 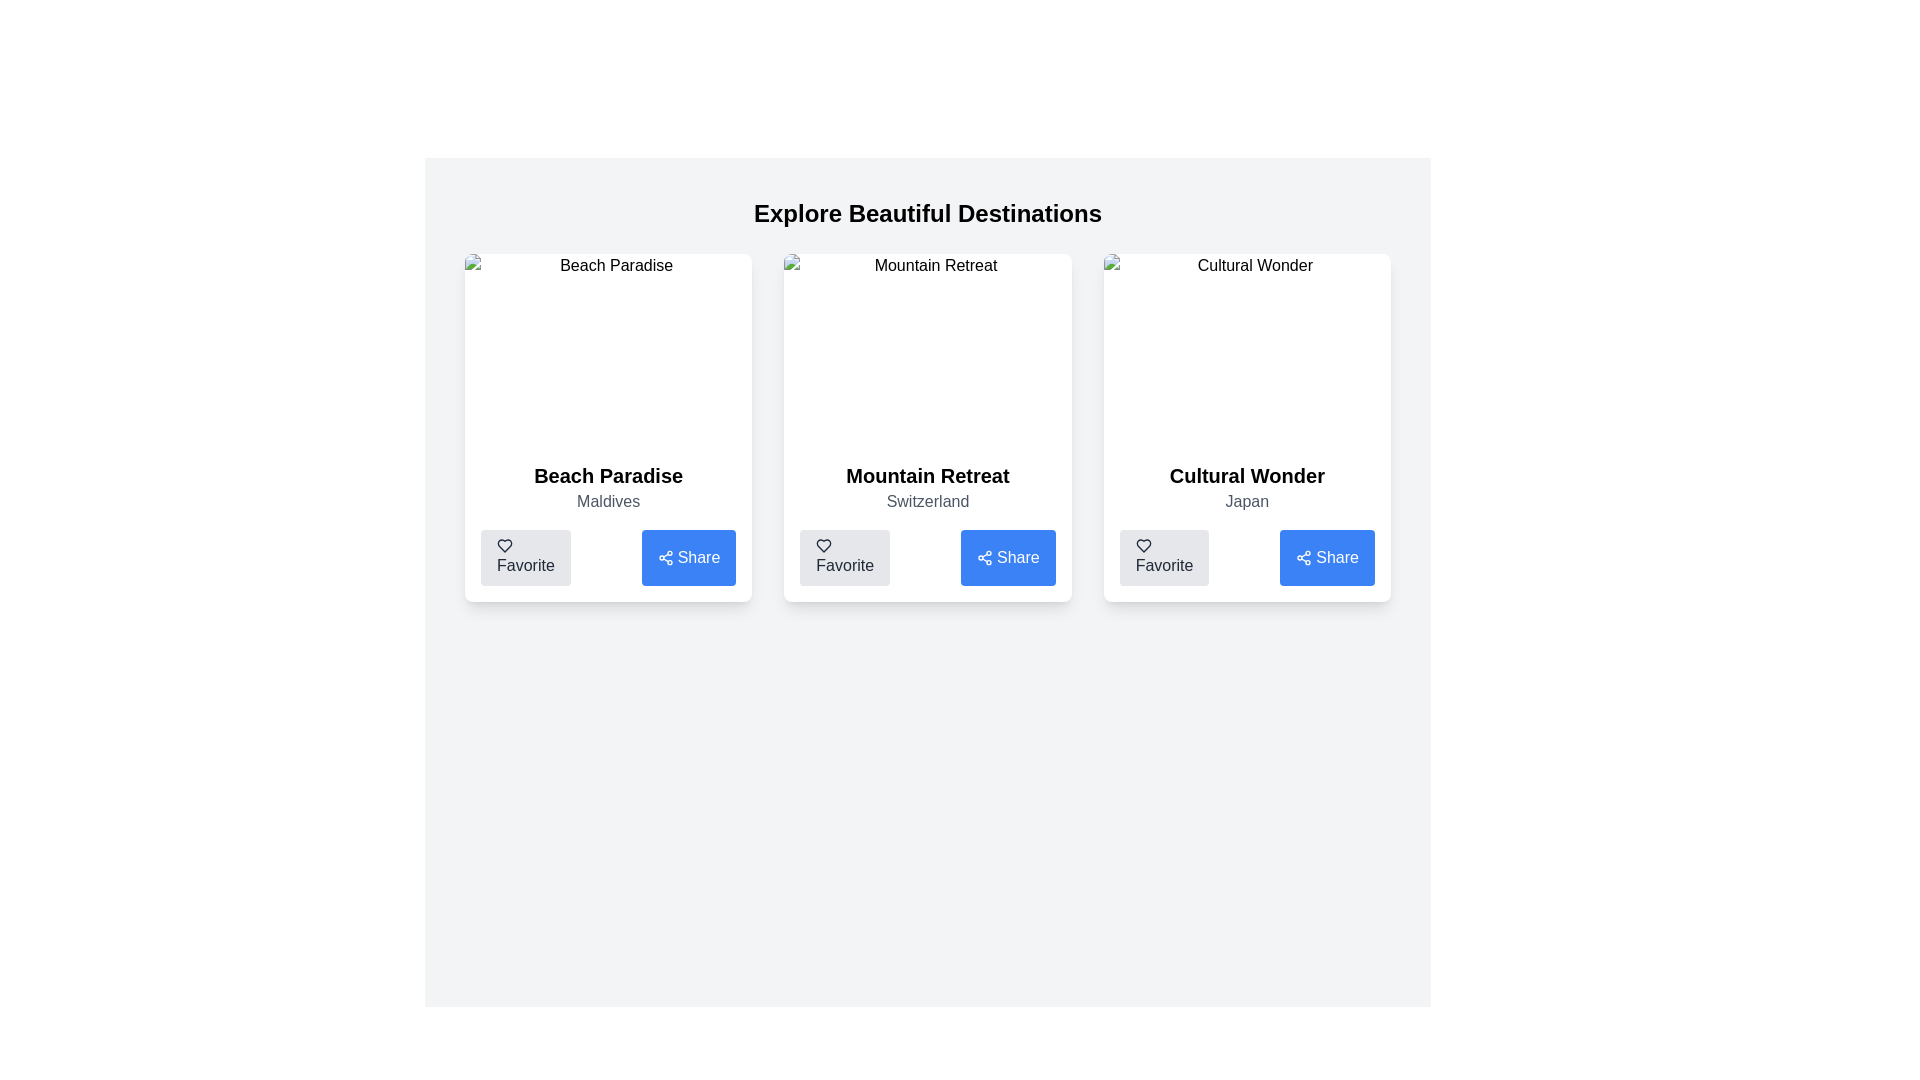 I want to click on the blue rounded rectangle button labeled 'Share', so click(x=688, y=558).